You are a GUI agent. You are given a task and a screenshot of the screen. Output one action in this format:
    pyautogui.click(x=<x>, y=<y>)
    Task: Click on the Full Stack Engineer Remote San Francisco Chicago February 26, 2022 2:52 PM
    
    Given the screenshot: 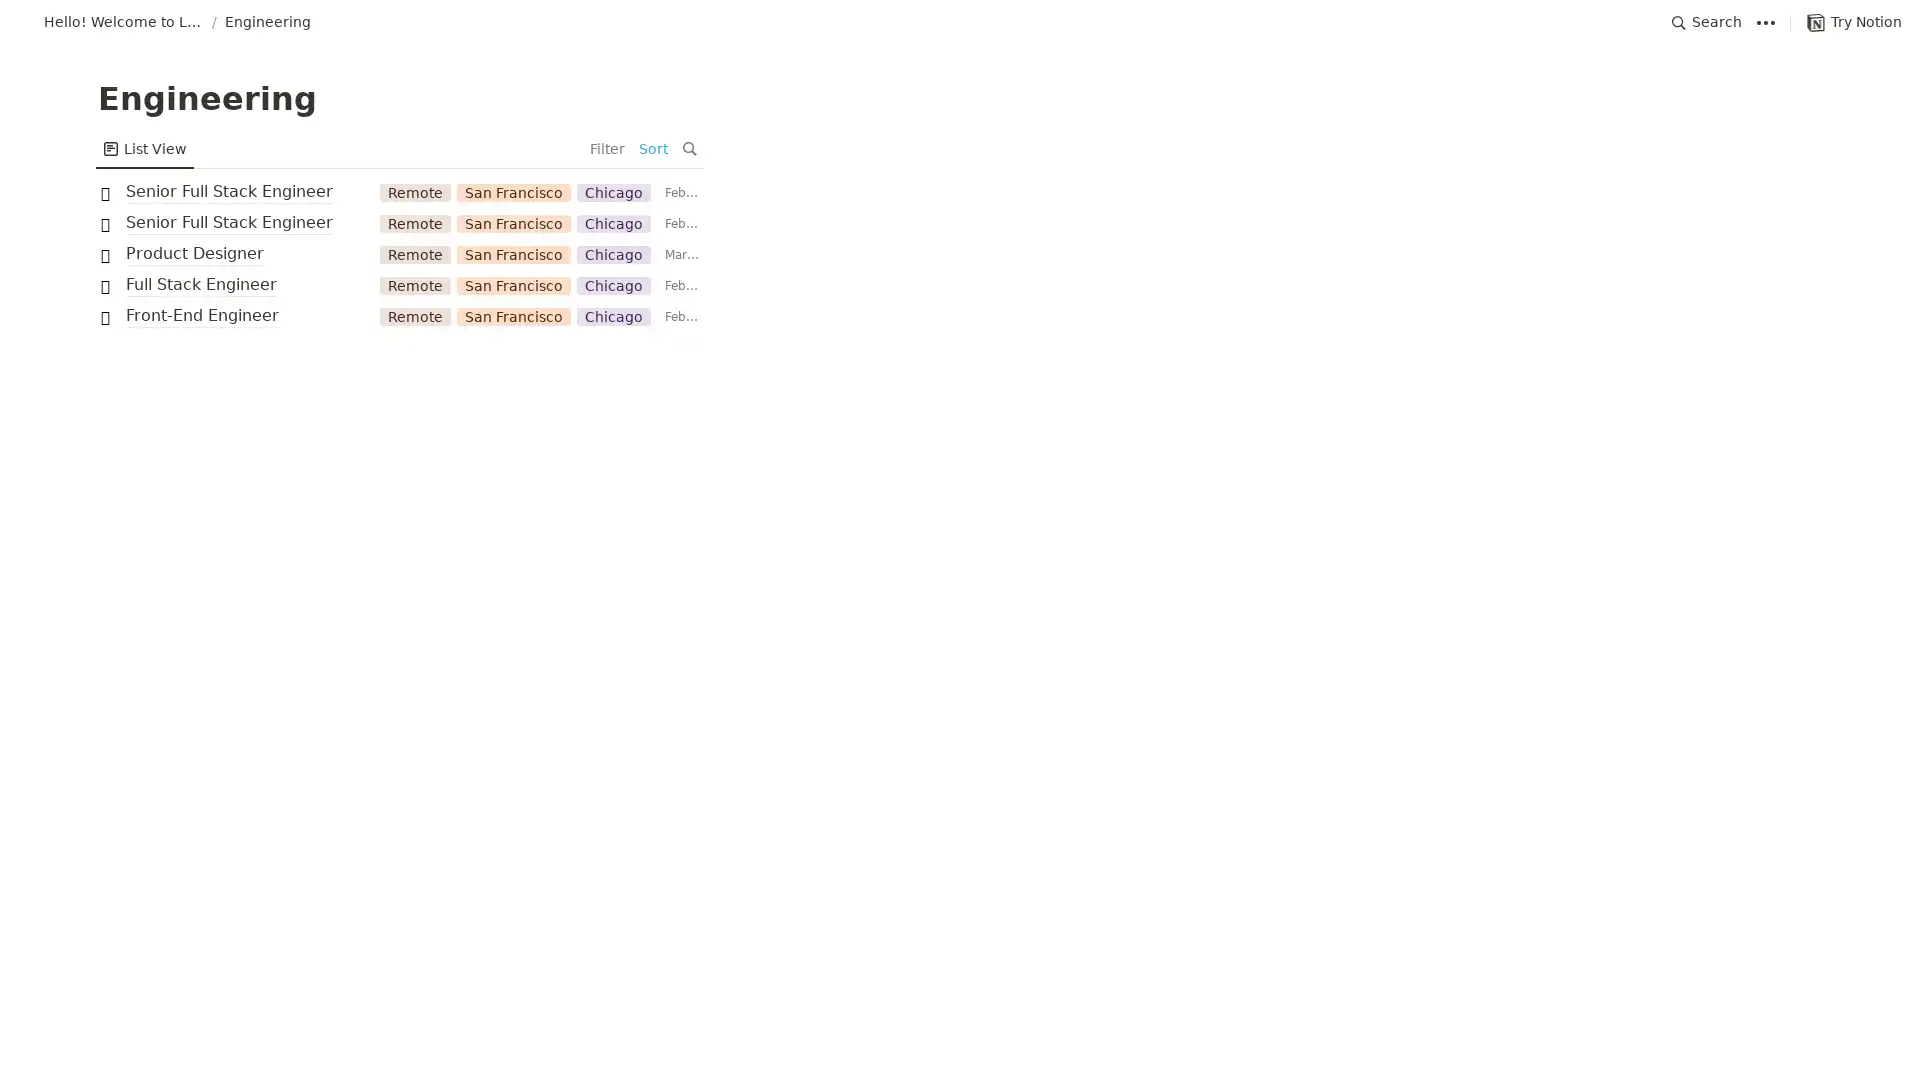 What is the action you would take?
    pyautogui.click(x=960, y=285)
    